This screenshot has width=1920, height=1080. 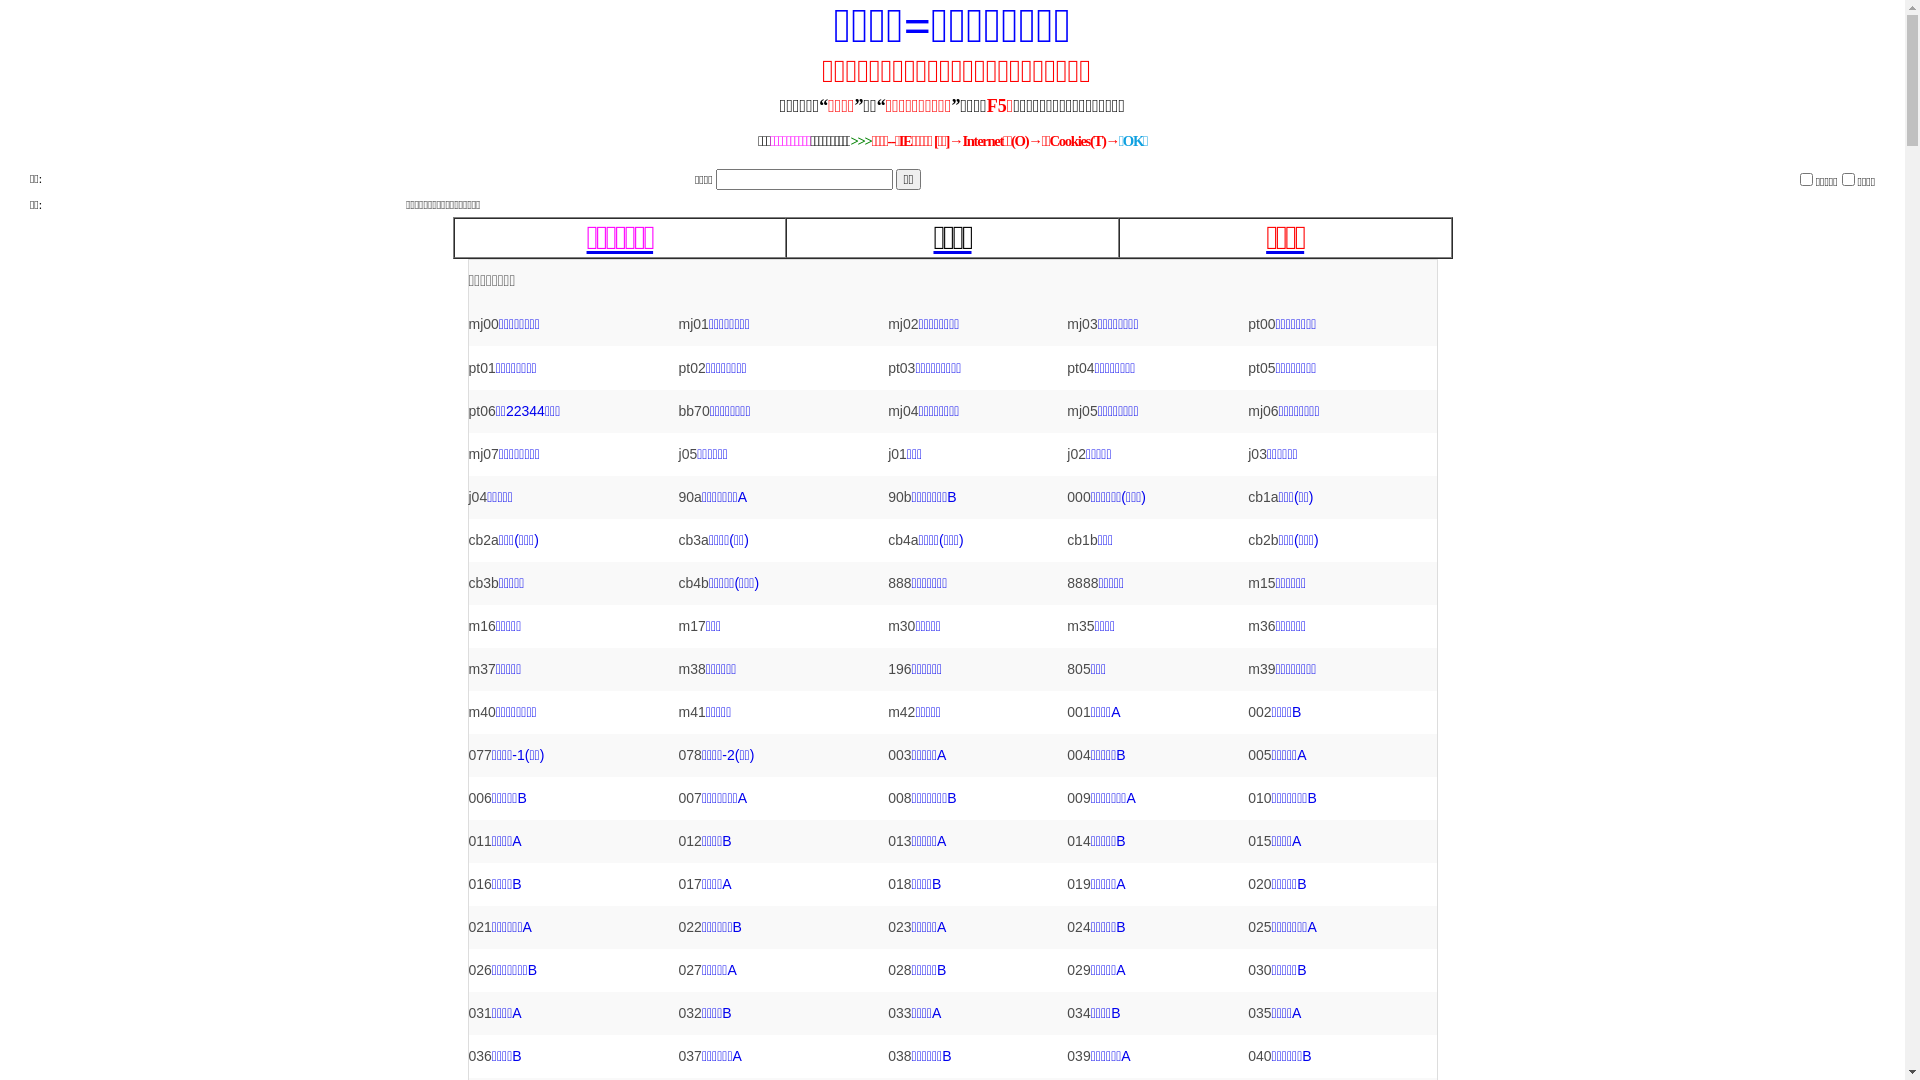 What do you see at coordinates (1258, 882) in the screenshot?
I see `'020'` at bounding box center [1258, 882].